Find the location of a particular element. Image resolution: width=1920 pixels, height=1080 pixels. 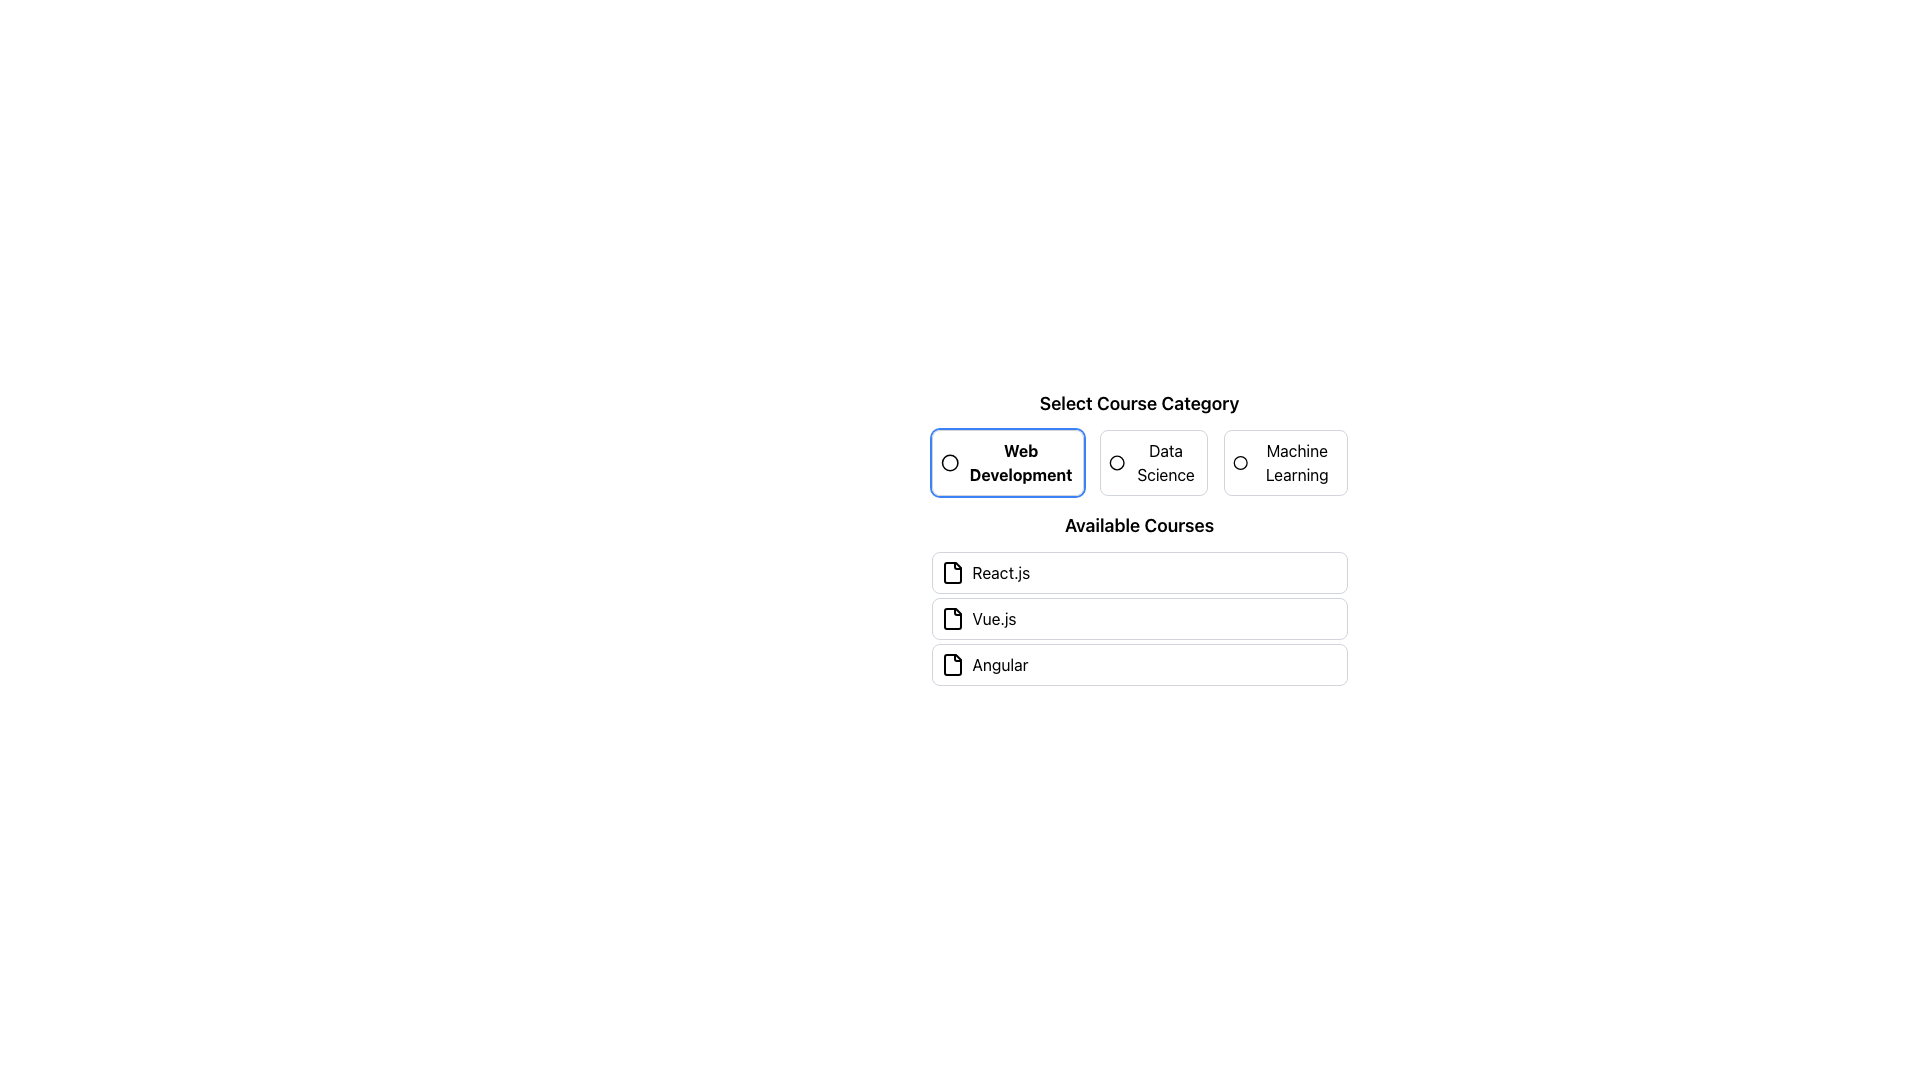

the 'Machine Learning' text label within the 'Select Course Category' section to retrieve additional information, if enabled is located at coordinates (1297, 462).